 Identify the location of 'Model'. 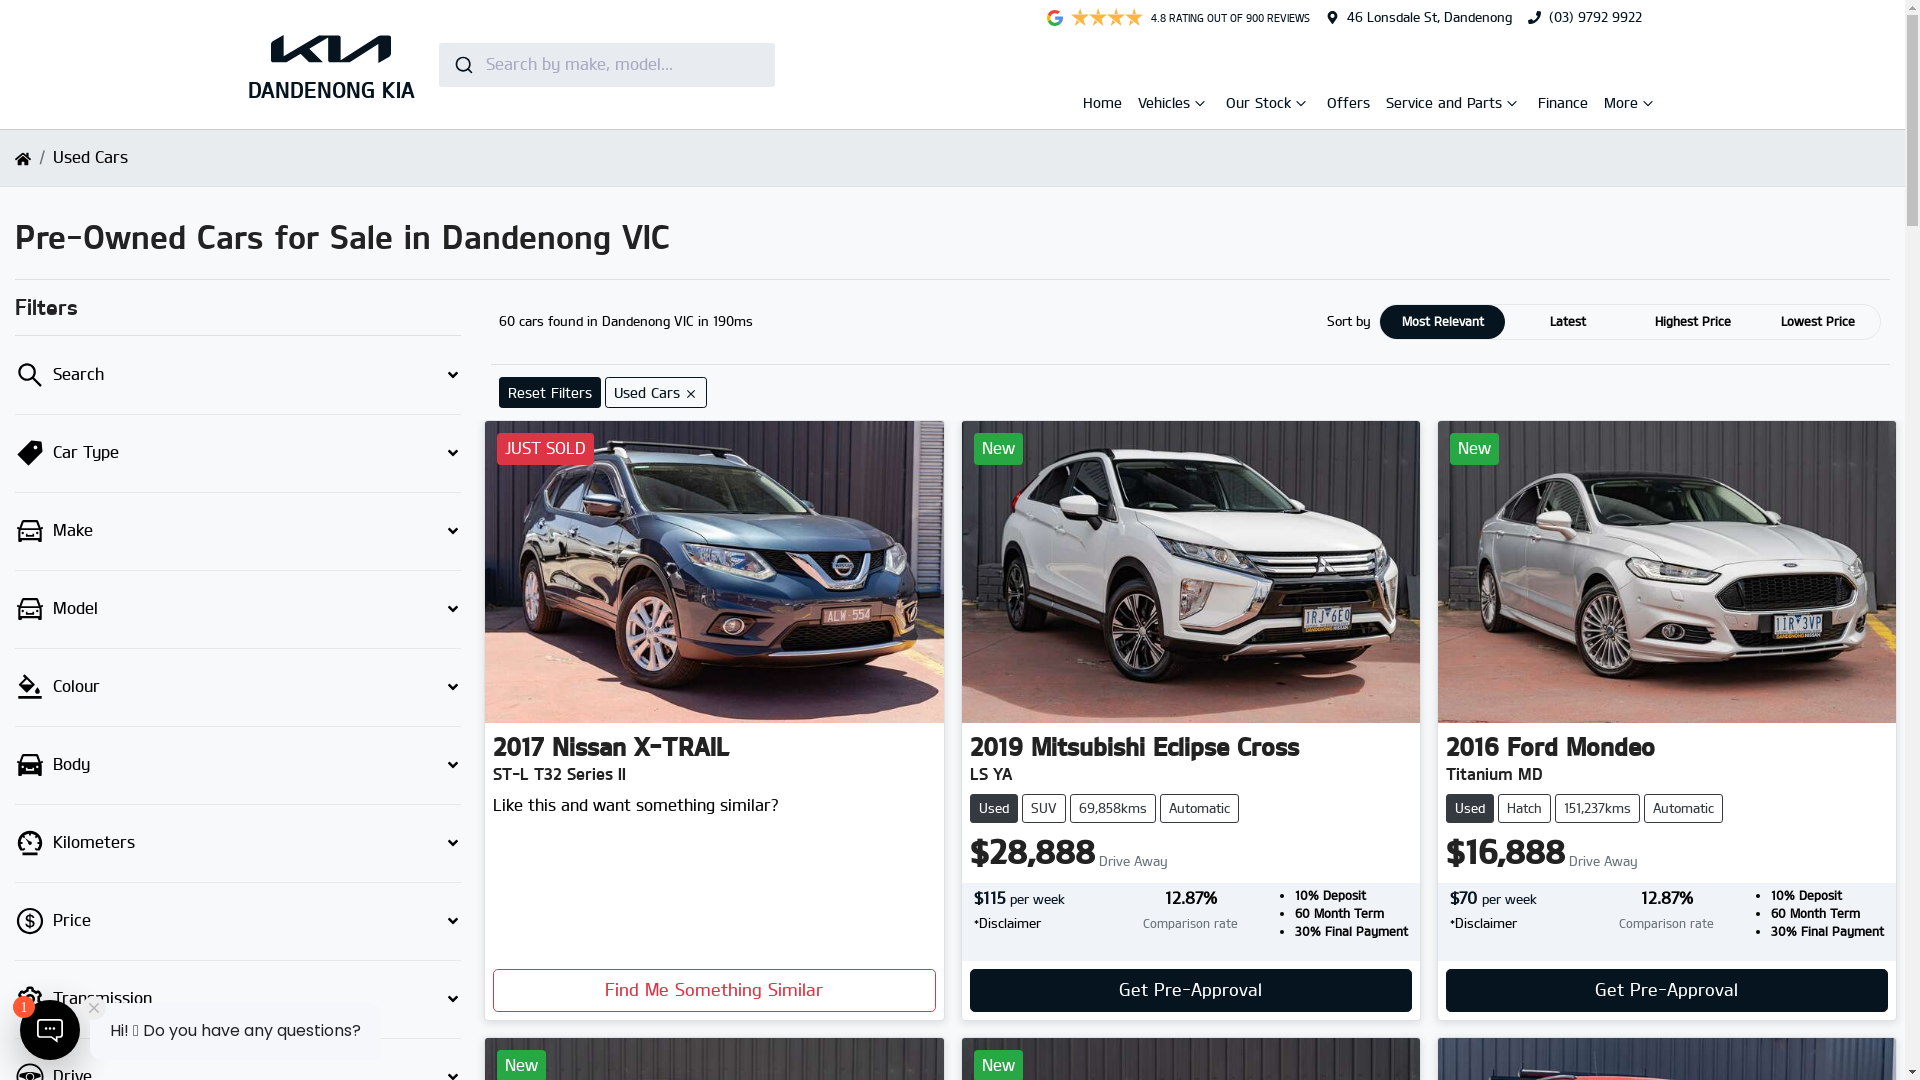
(238, 608).